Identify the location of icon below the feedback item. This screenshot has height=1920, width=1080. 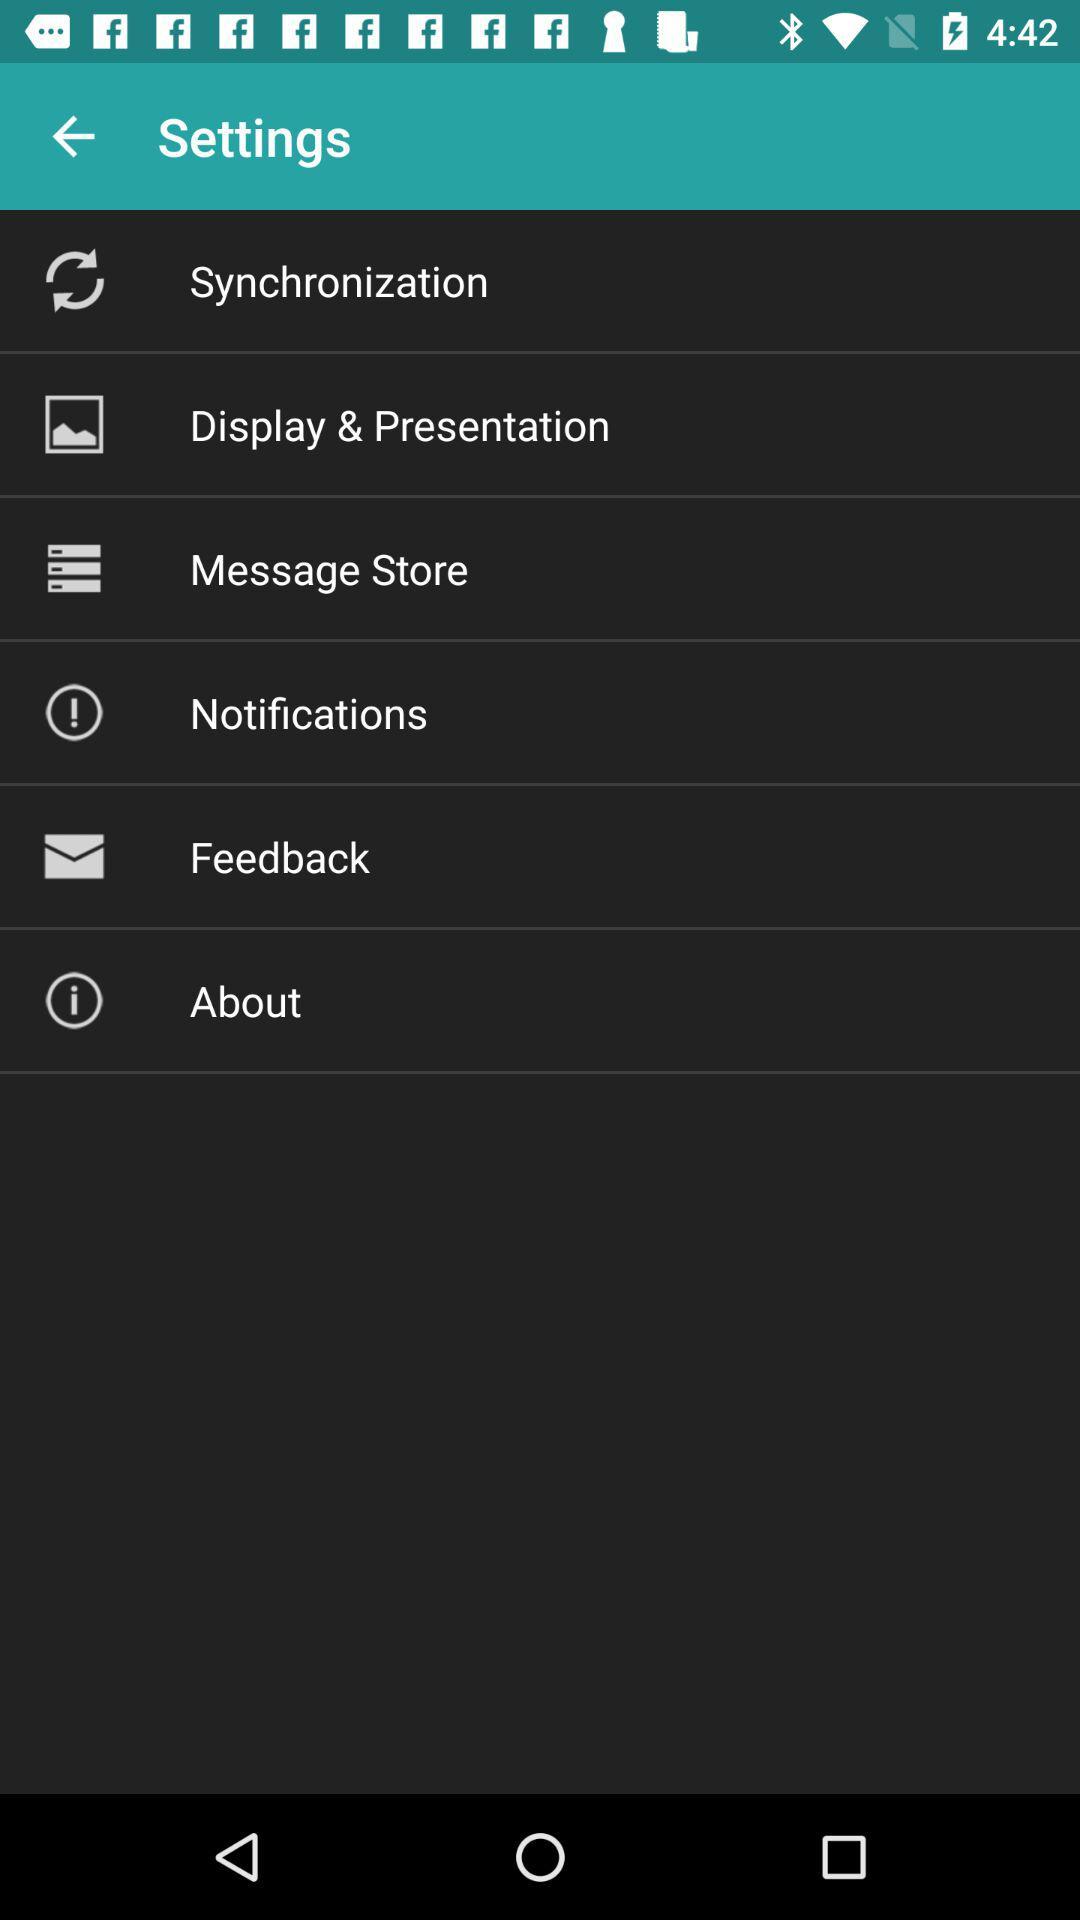
(244, 1000).